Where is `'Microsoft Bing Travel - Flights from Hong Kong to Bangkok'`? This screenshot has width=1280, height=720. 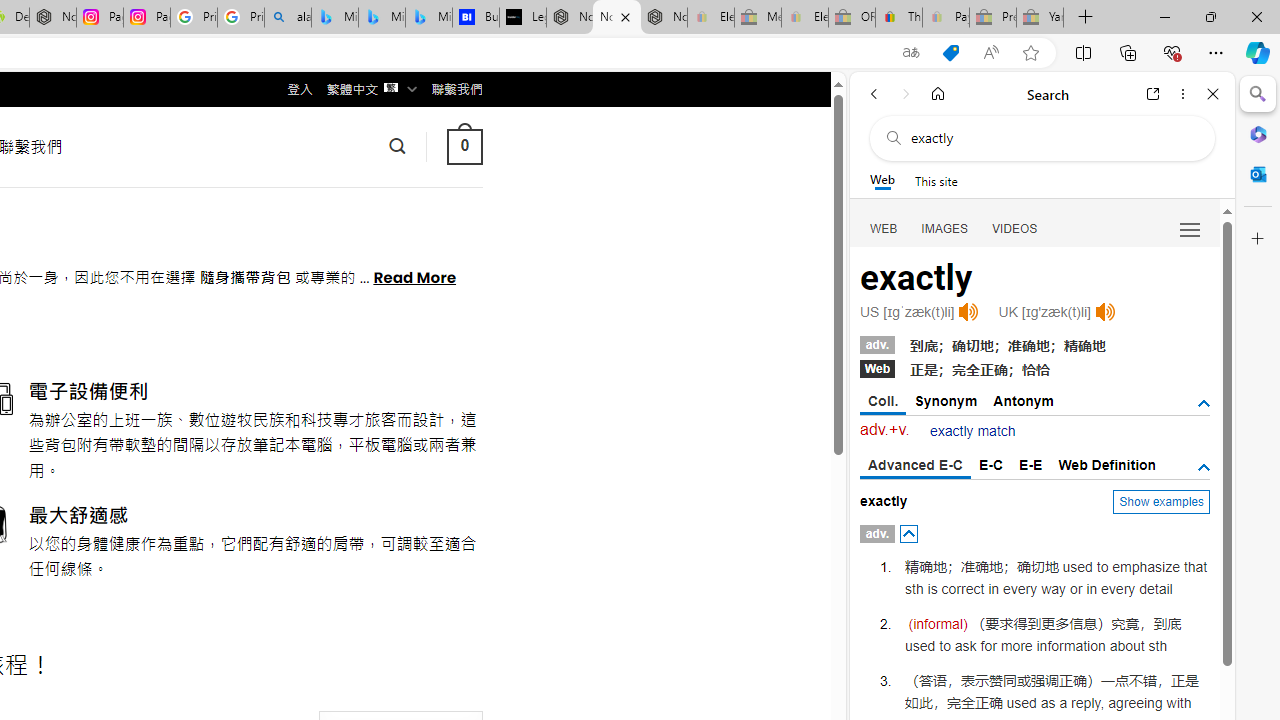
'Microsoft Bing Travel - Flights from Hong Kong to Bangkok' is located at coordinates (335, 17).